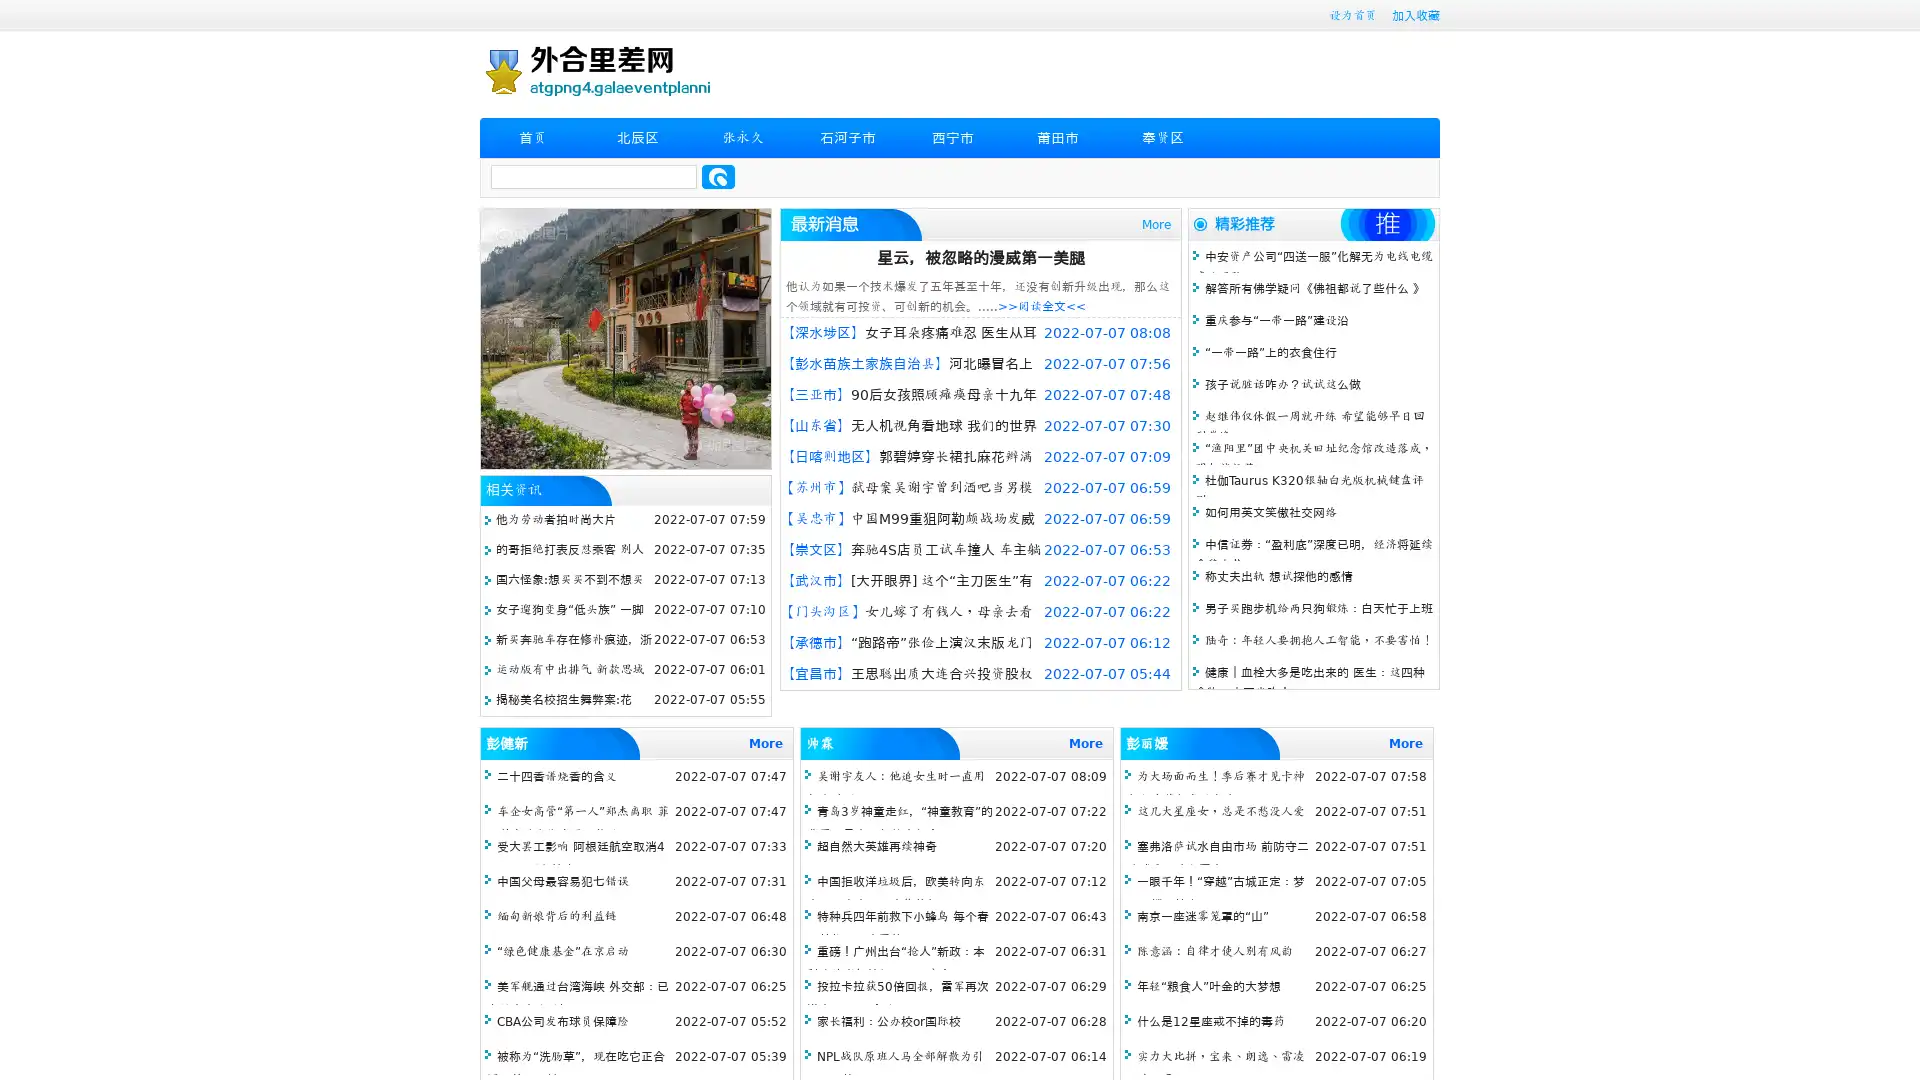 The image size is (1920, 1080). Describe the element at coordinates (718, 176) in the screenshot. I see `Search` at that location.